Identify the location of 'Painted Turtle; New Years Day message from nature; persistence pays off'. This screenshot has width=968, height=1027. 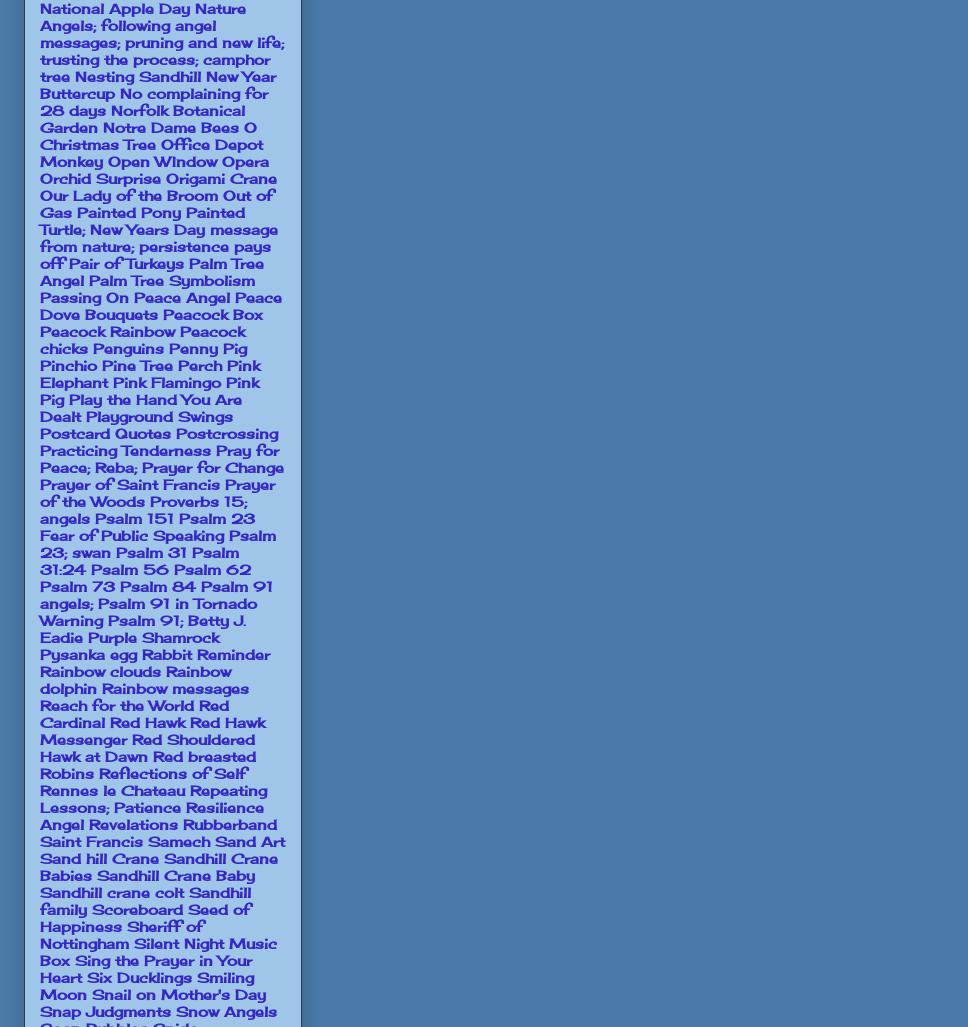
(158, 237).